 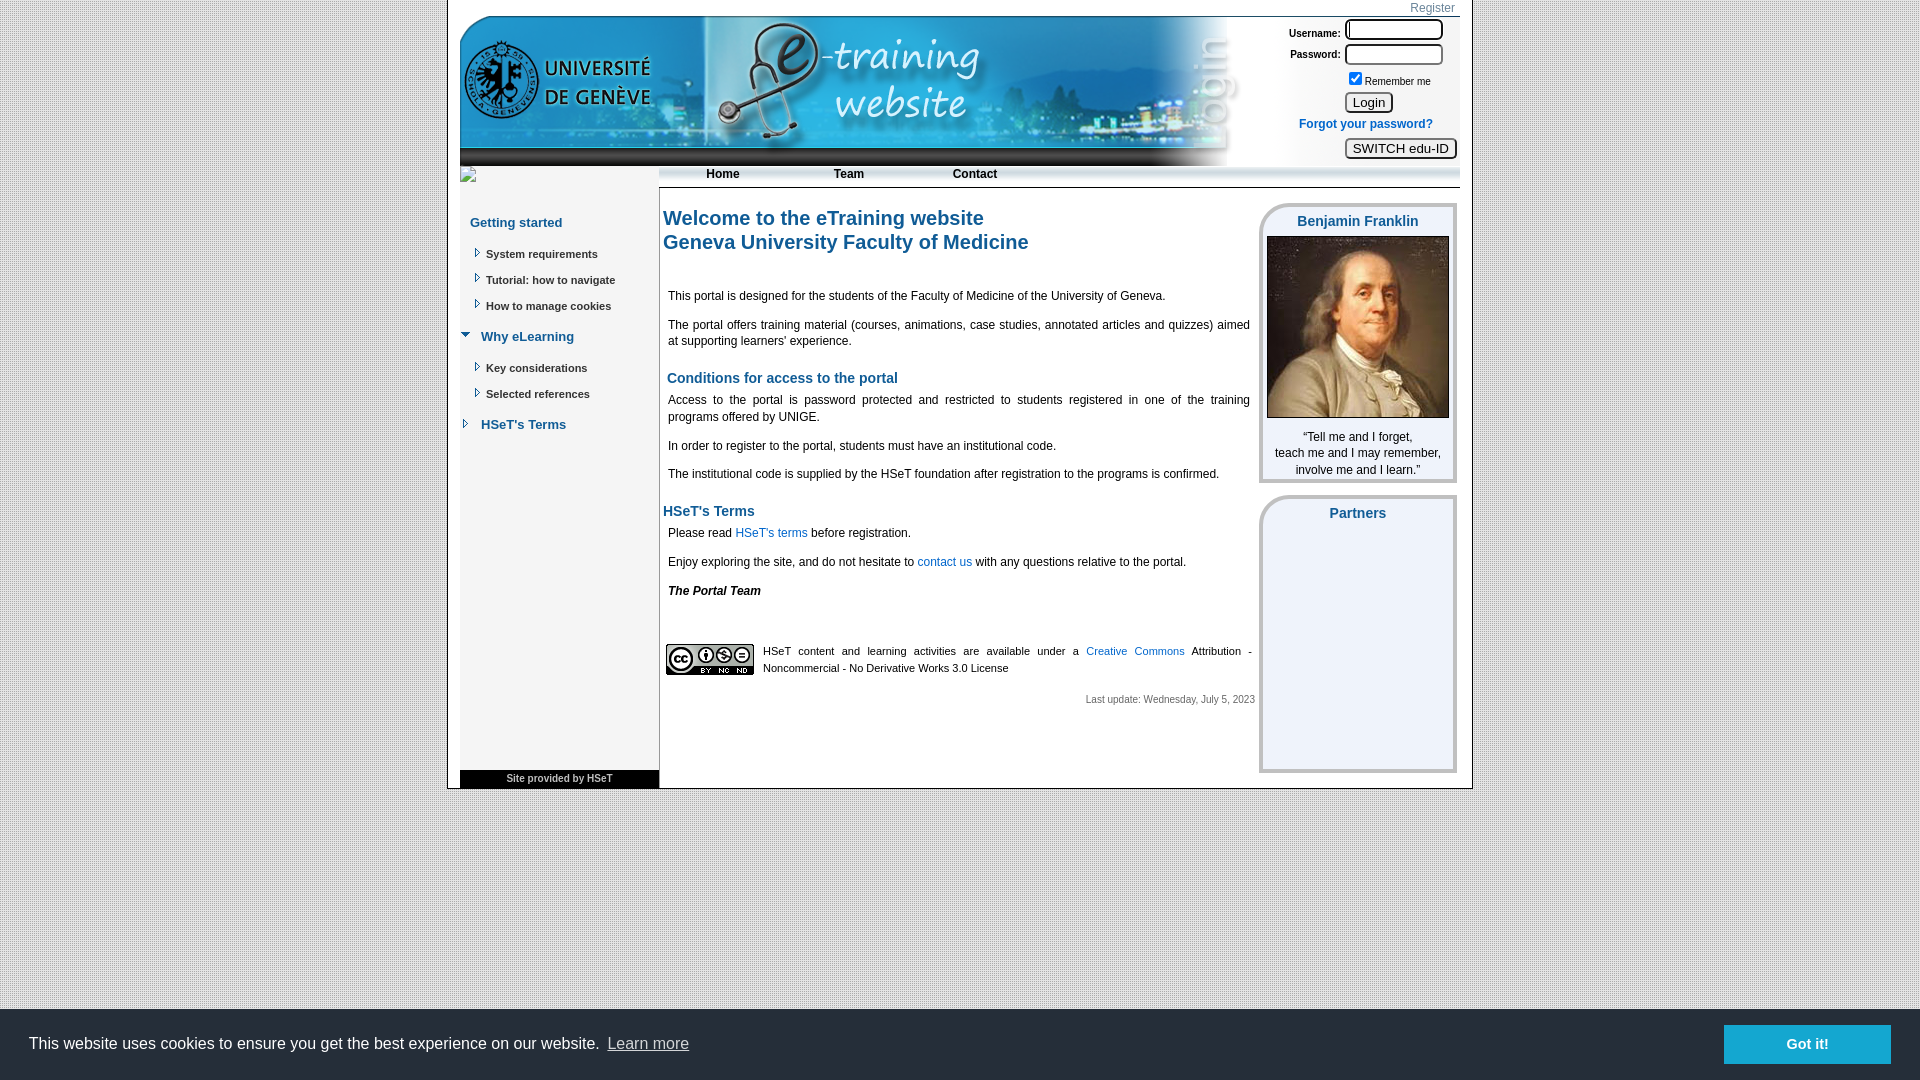 What do you see at coordinates (1392, 53) in the screenshot?
I see `'Password'` at bounding box center [1392, 53].